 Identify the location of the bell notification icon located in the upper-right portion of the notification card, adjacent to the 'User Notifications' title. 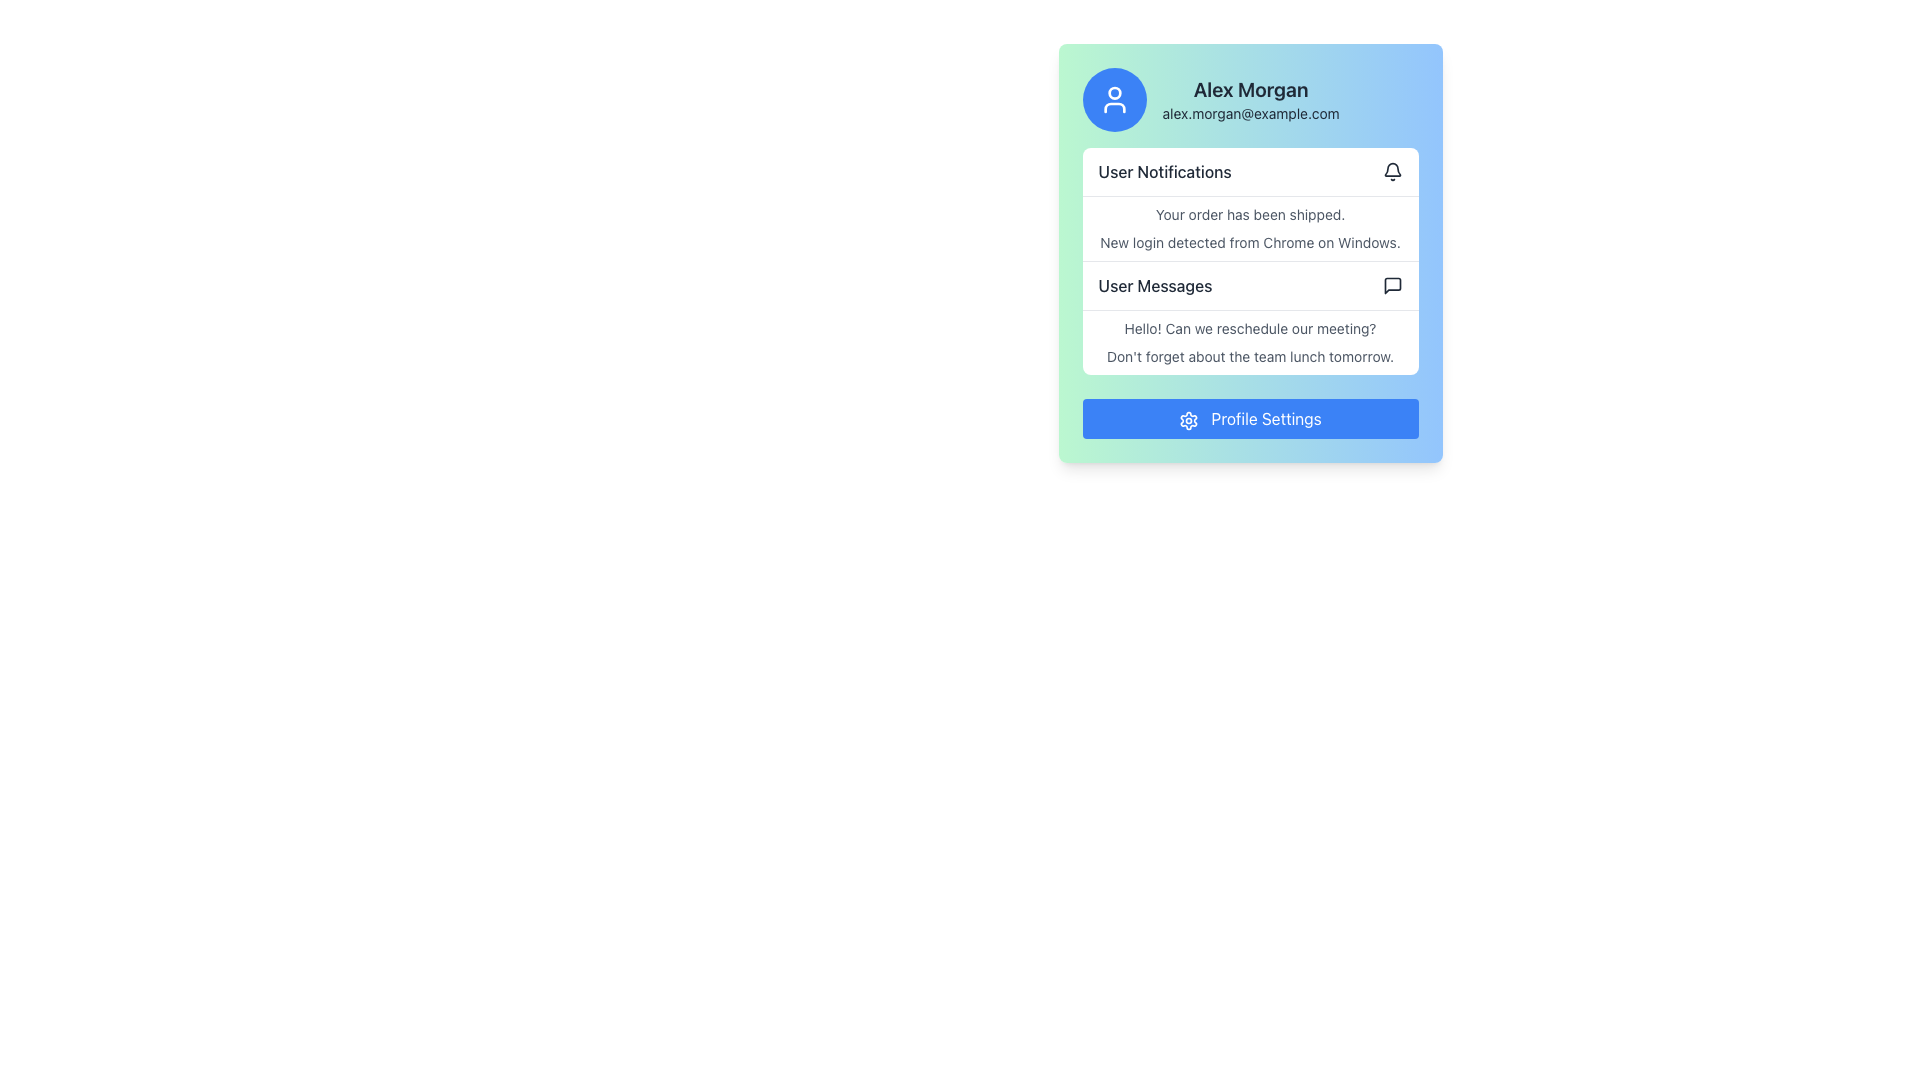
(1391, 168).